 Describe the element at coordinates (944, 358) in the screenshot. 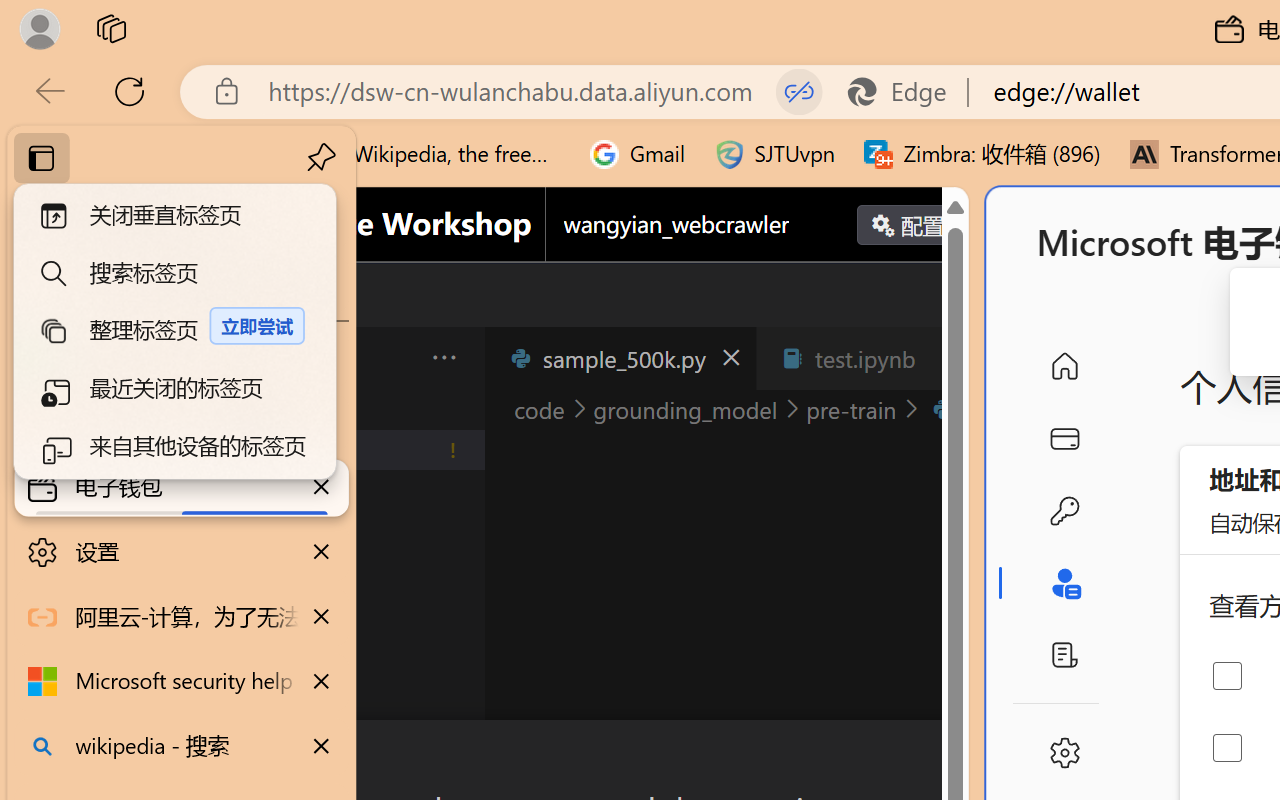

I see `'Tab actions'` at that location.